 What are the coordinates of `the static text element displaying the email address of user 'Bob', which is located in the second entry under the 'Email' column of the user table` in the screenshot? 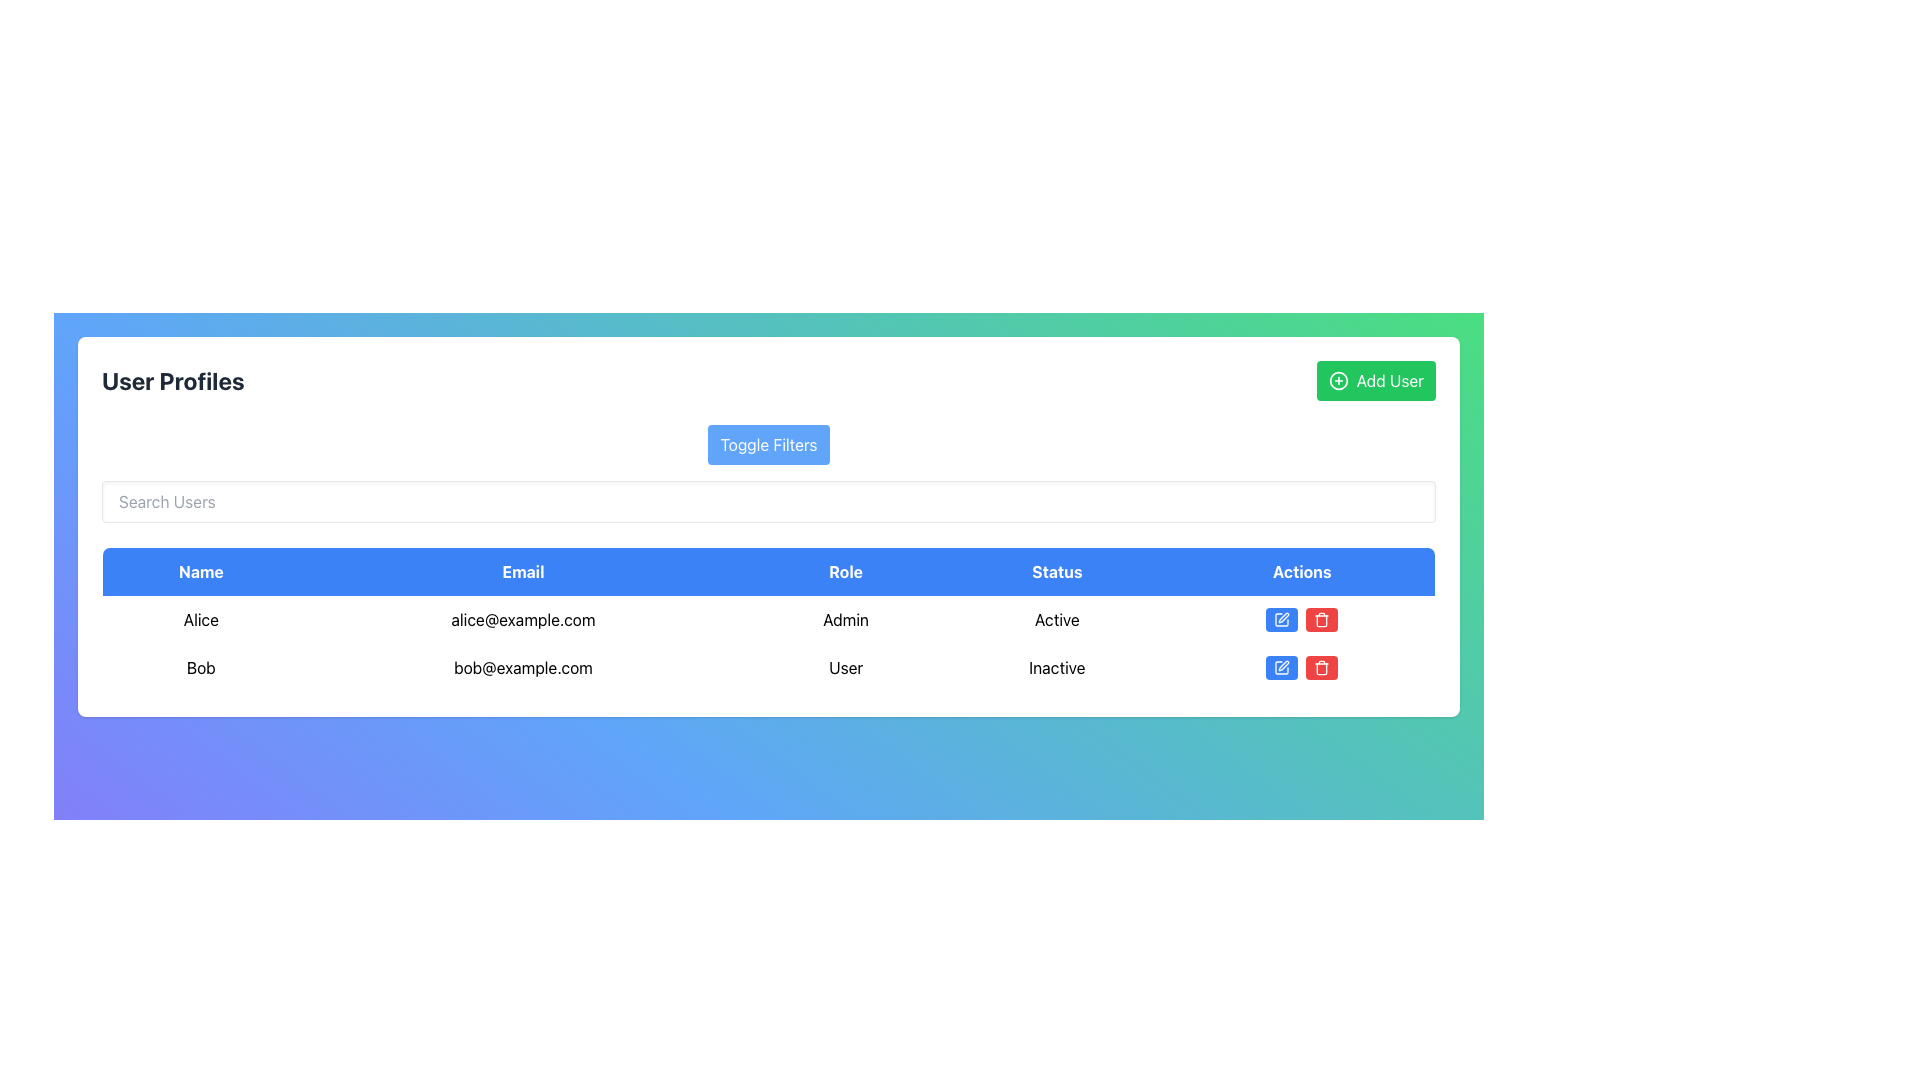 It's located at (523, 668).